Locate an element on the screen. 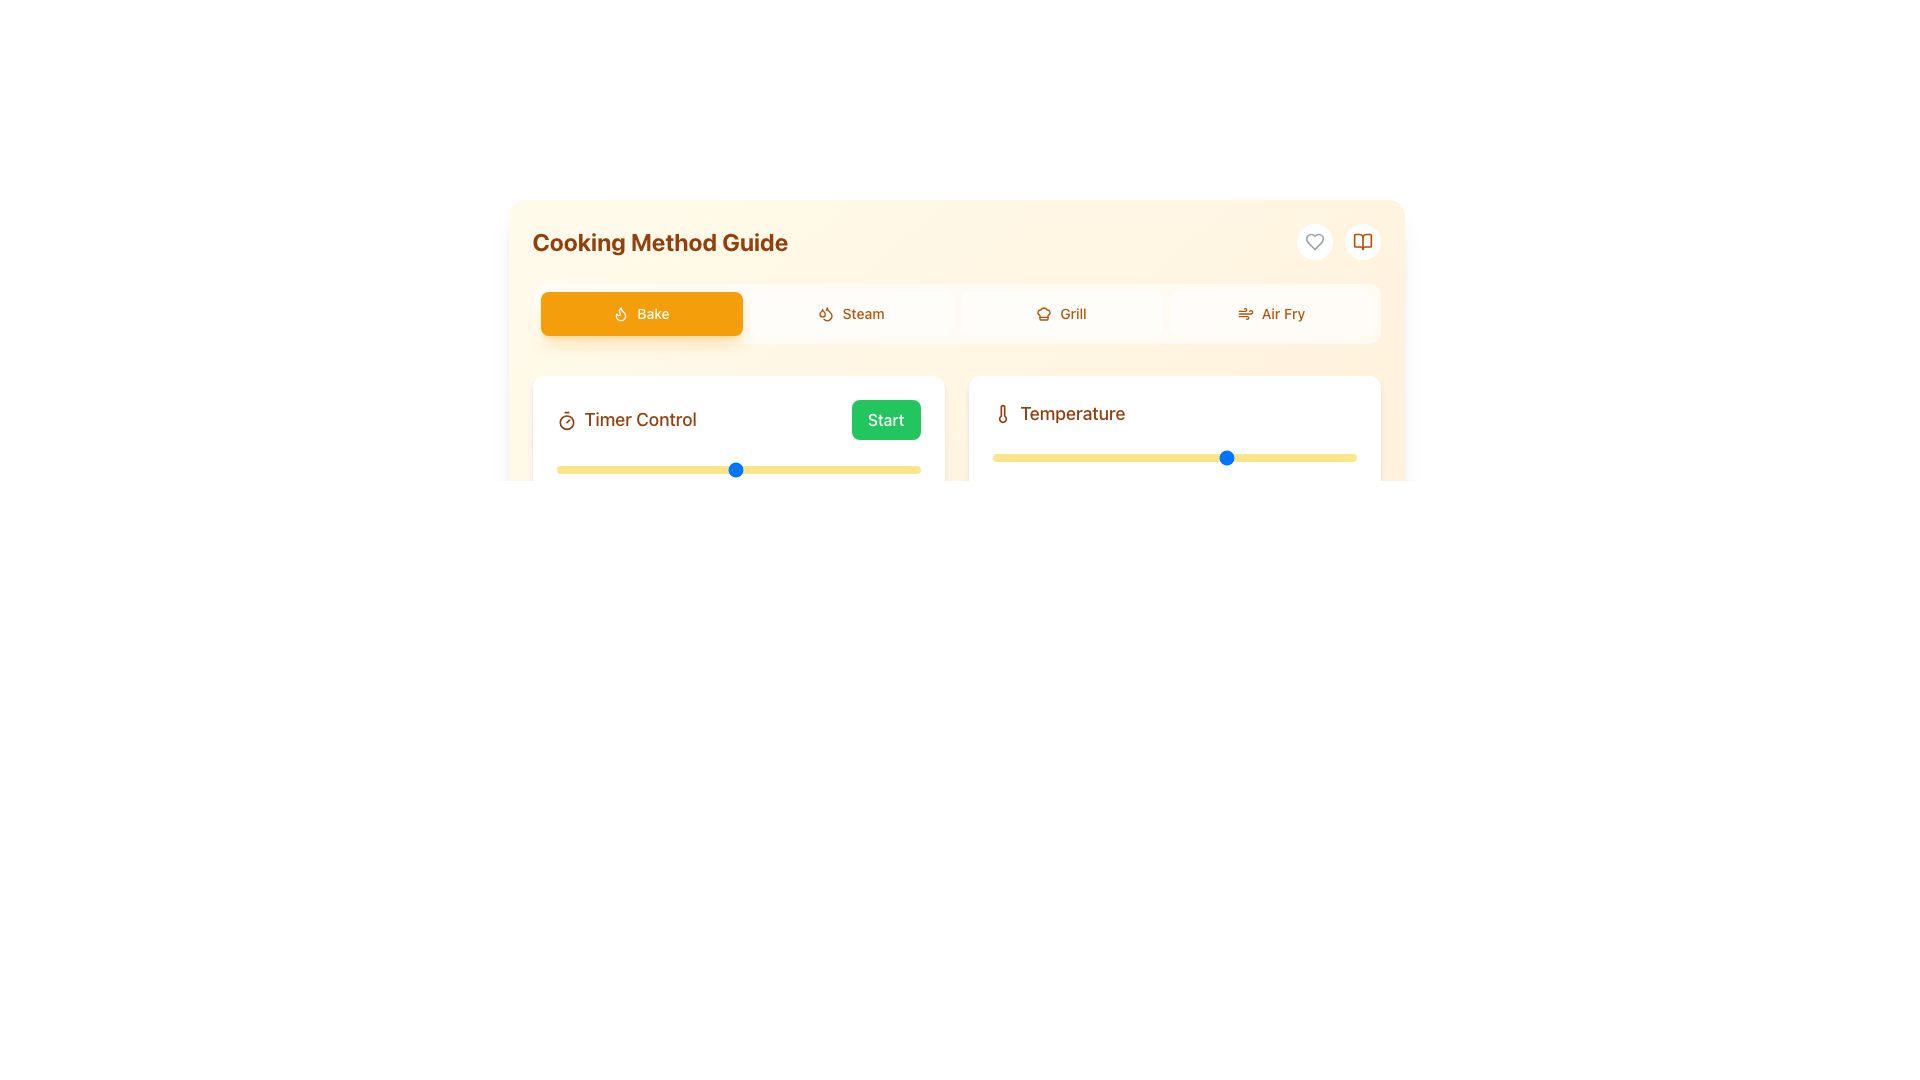 The image size is (1920, 1080). timer is located at coordinates (815, 470).